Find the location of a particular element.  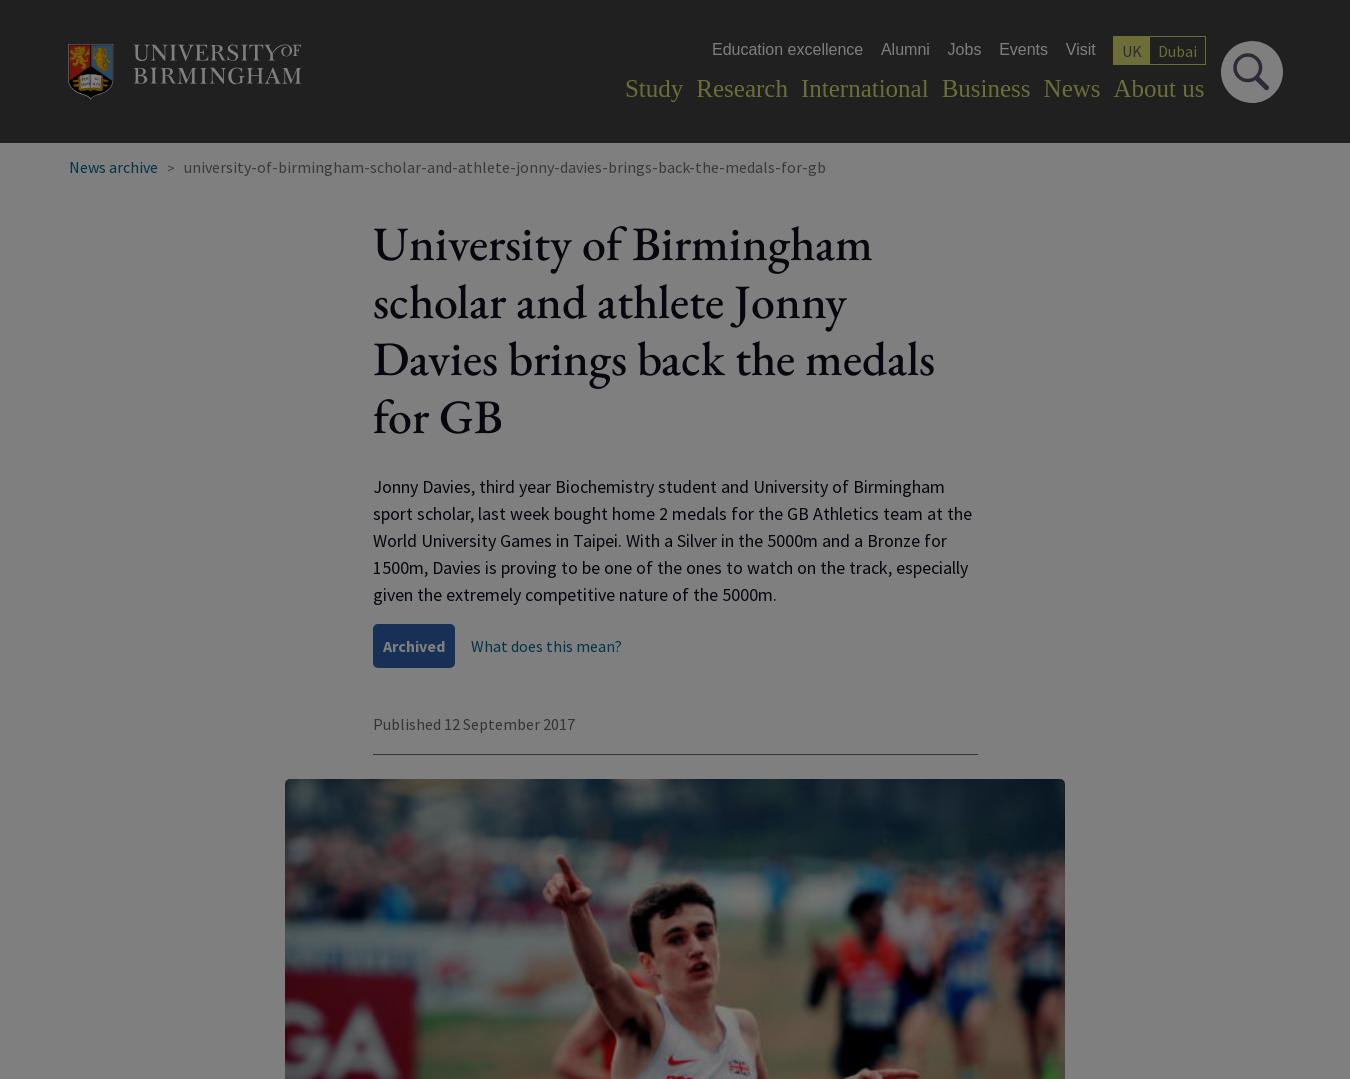

'Events' is located at coordinates (998, 48).